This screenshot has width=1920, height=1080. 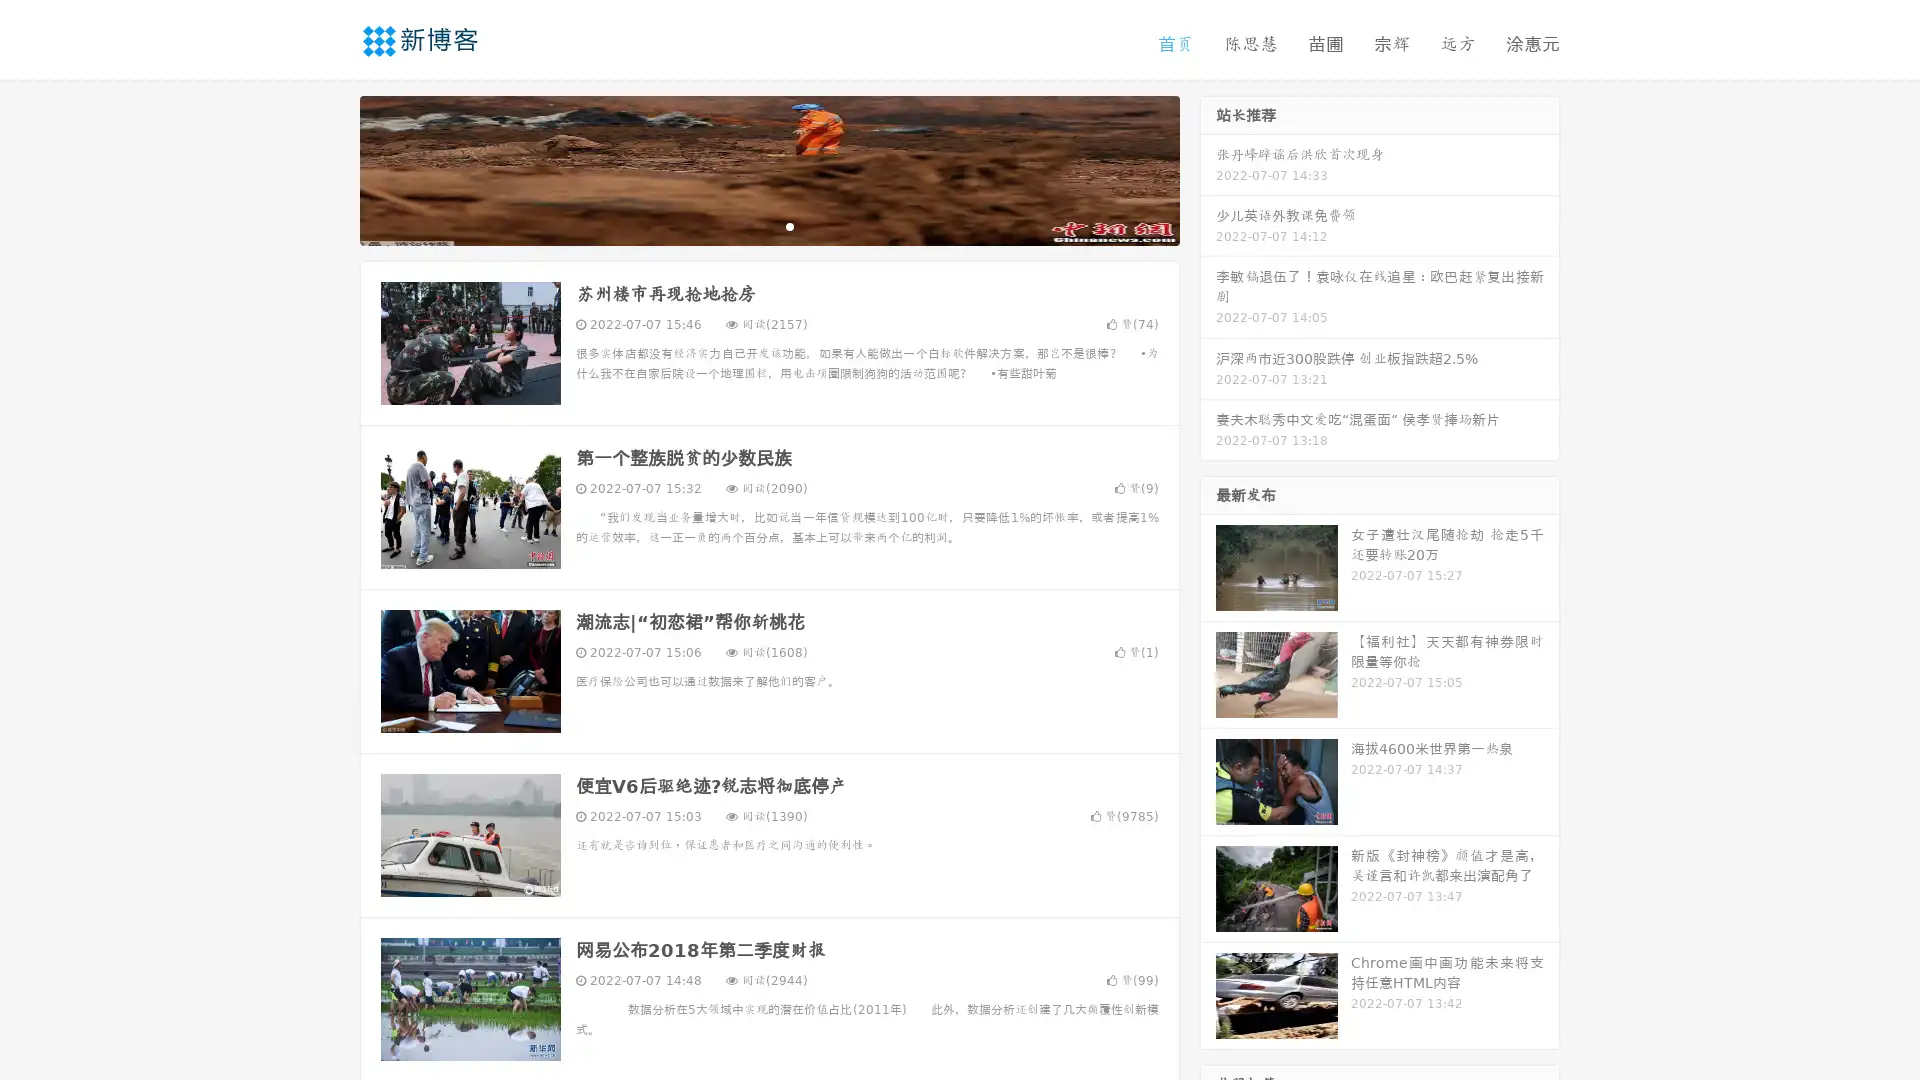 What do you see at coordinates (1208, 168) in the screenshot?
I see `Next slide` at bounding box center [1208, 168].